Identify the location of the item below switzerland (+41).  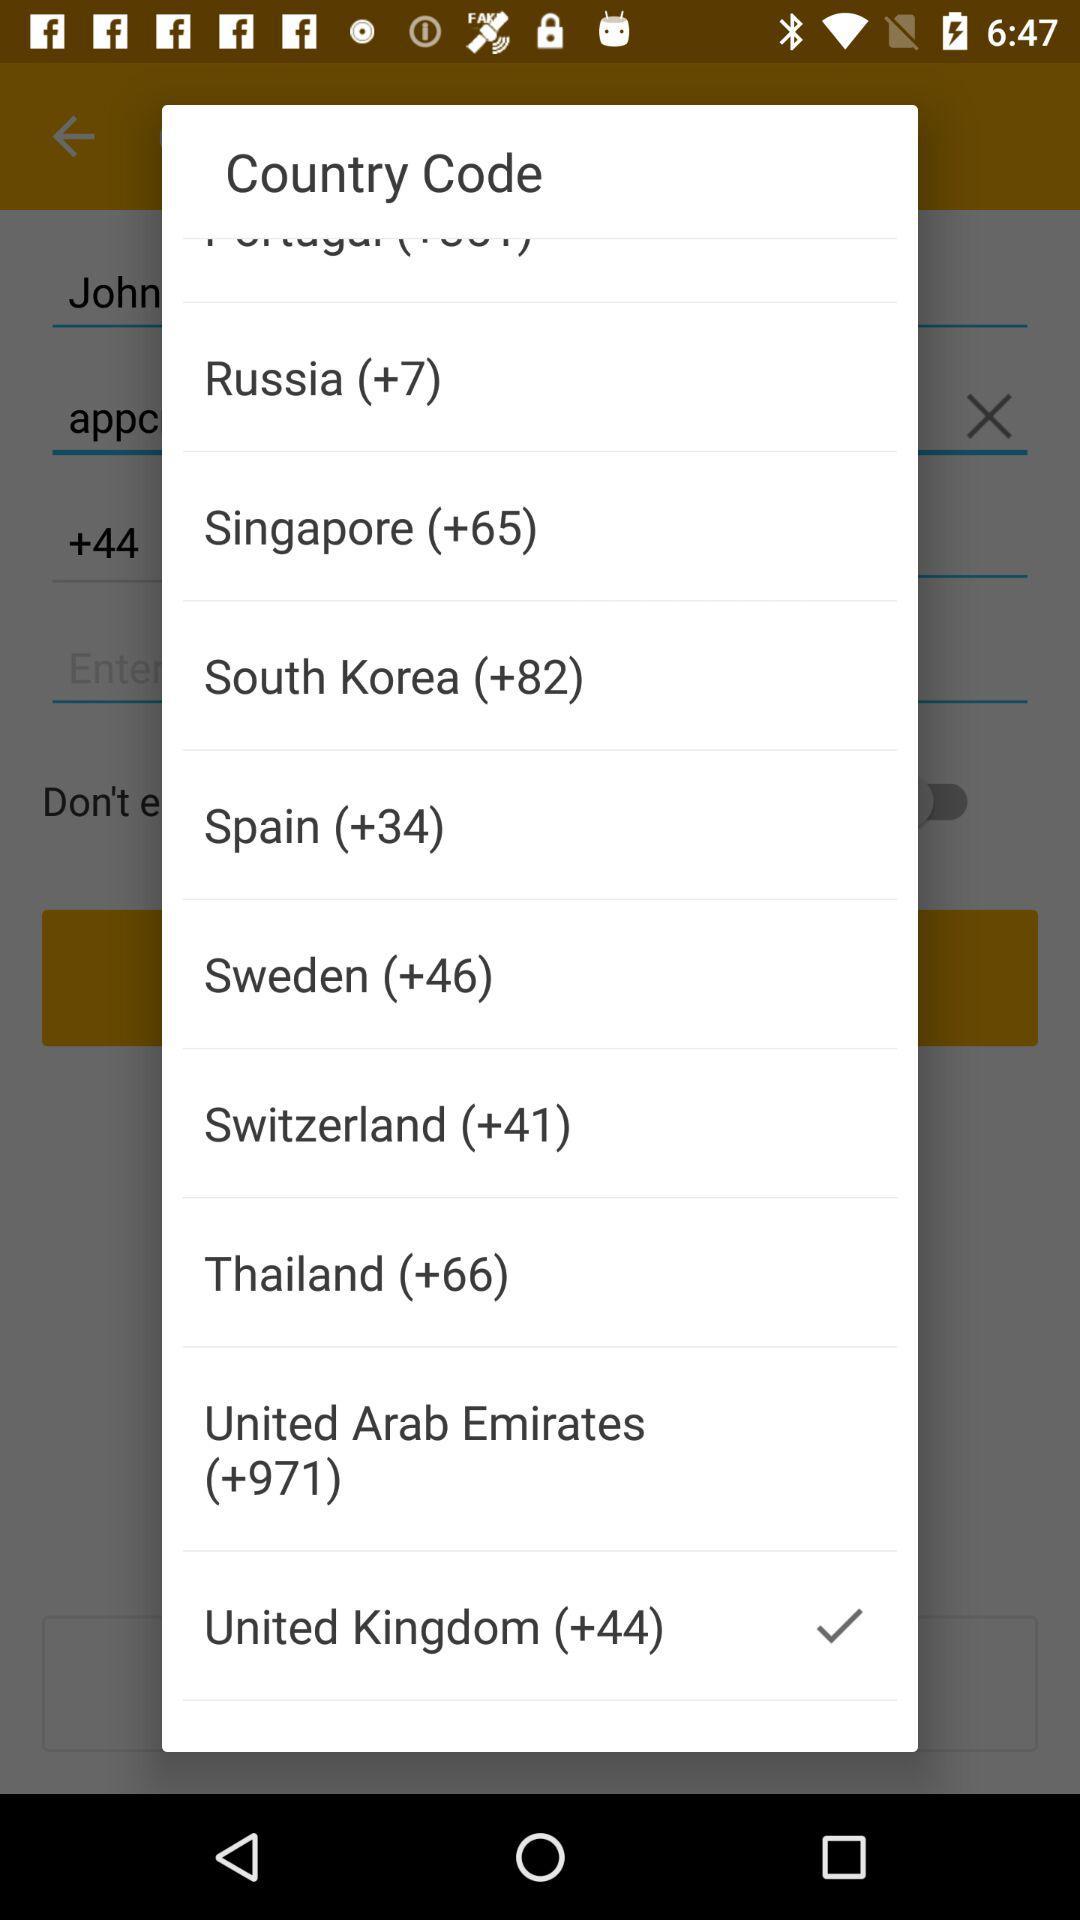
(482, 1271).